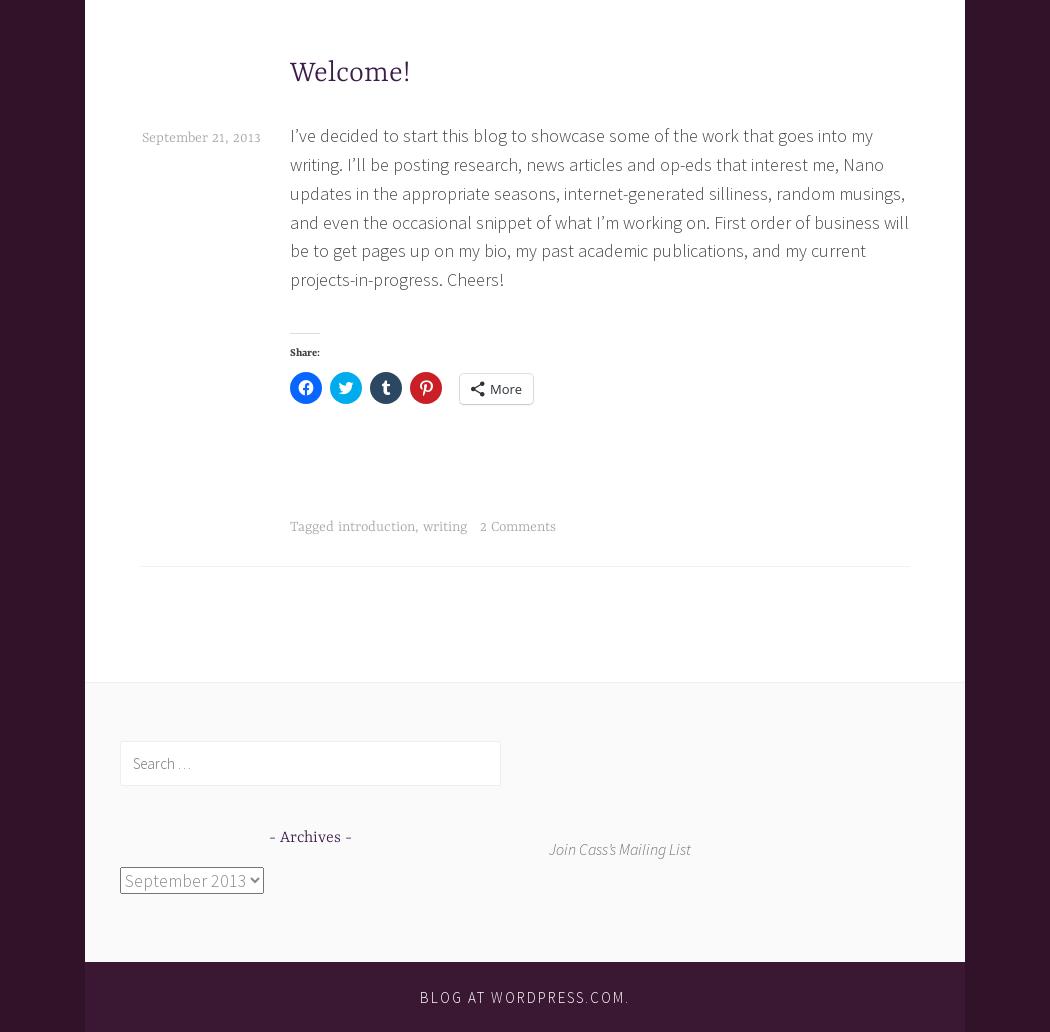  I want to click on '2 Comments', so click(516, 526).